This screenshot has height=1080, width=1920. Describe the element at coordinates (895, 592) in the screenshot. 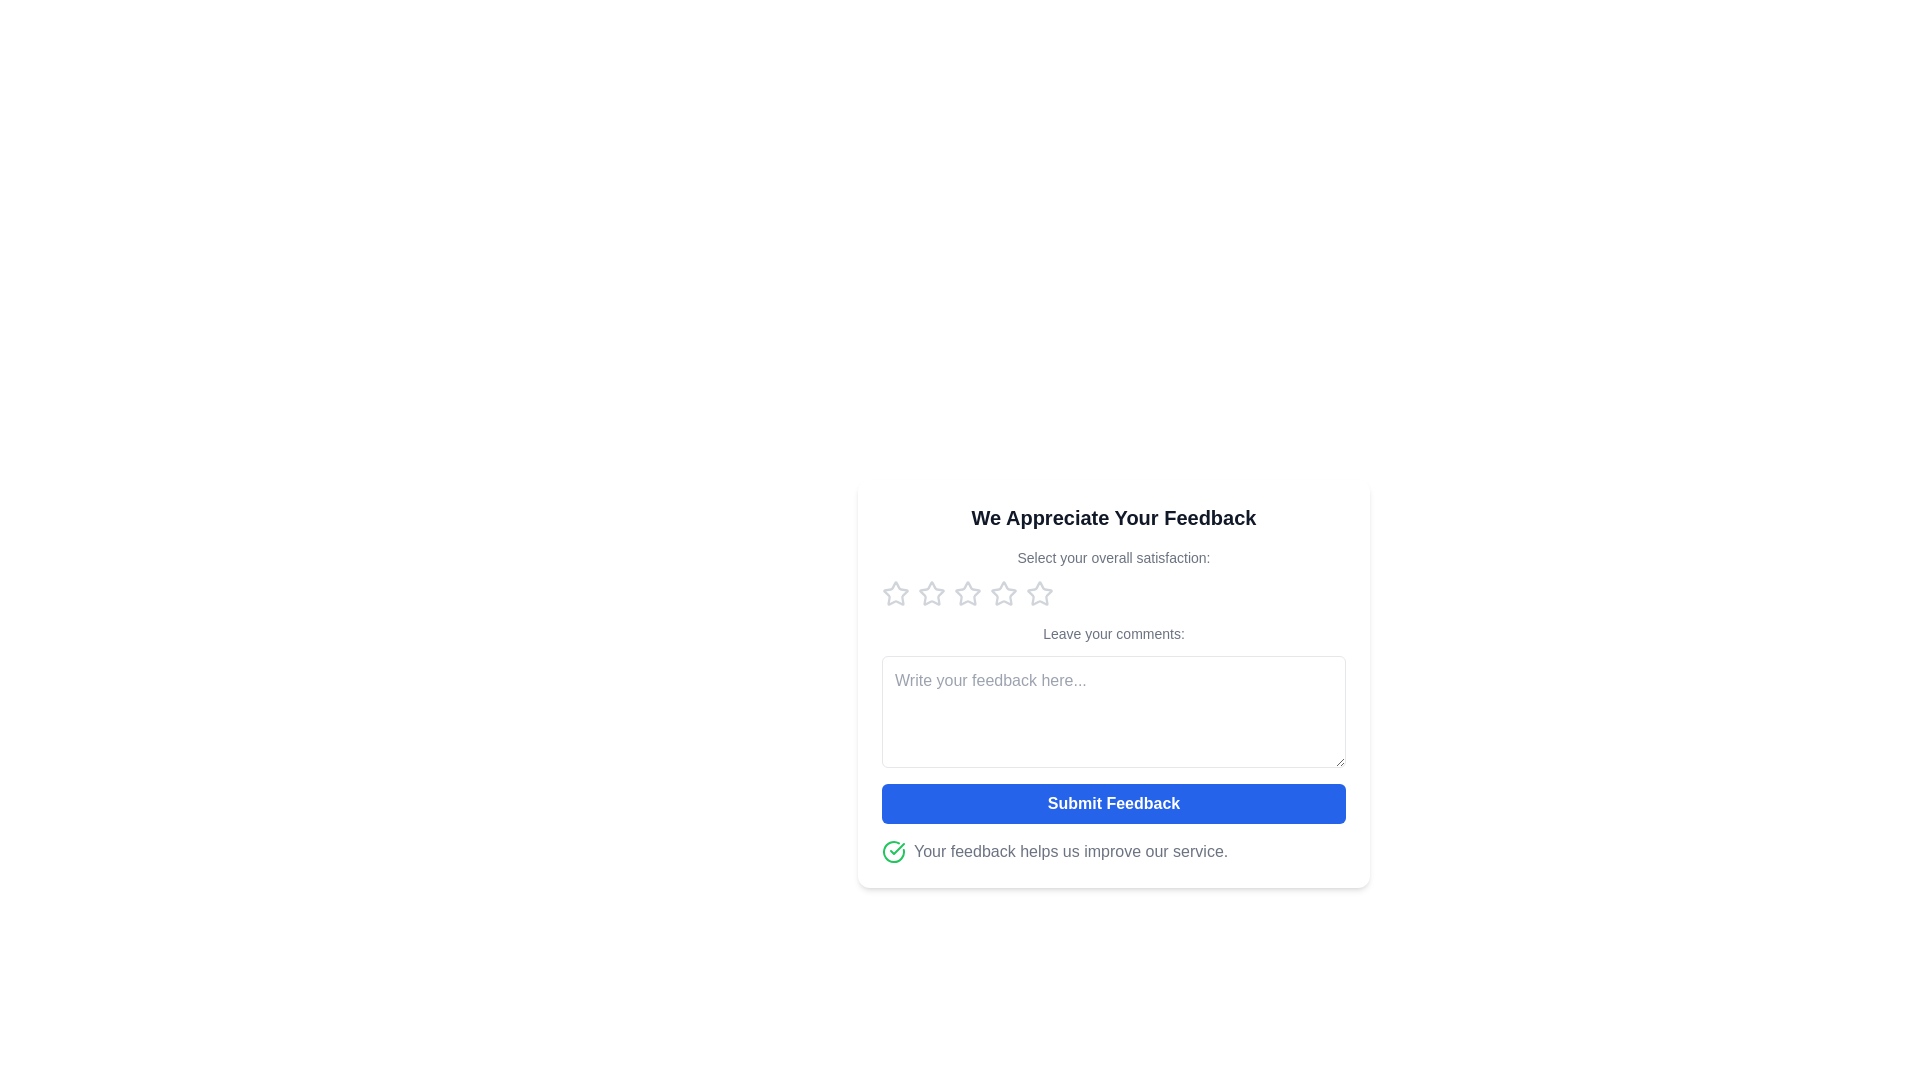

I see `the first star-shaped Rating icon in the feedback form` at that location.